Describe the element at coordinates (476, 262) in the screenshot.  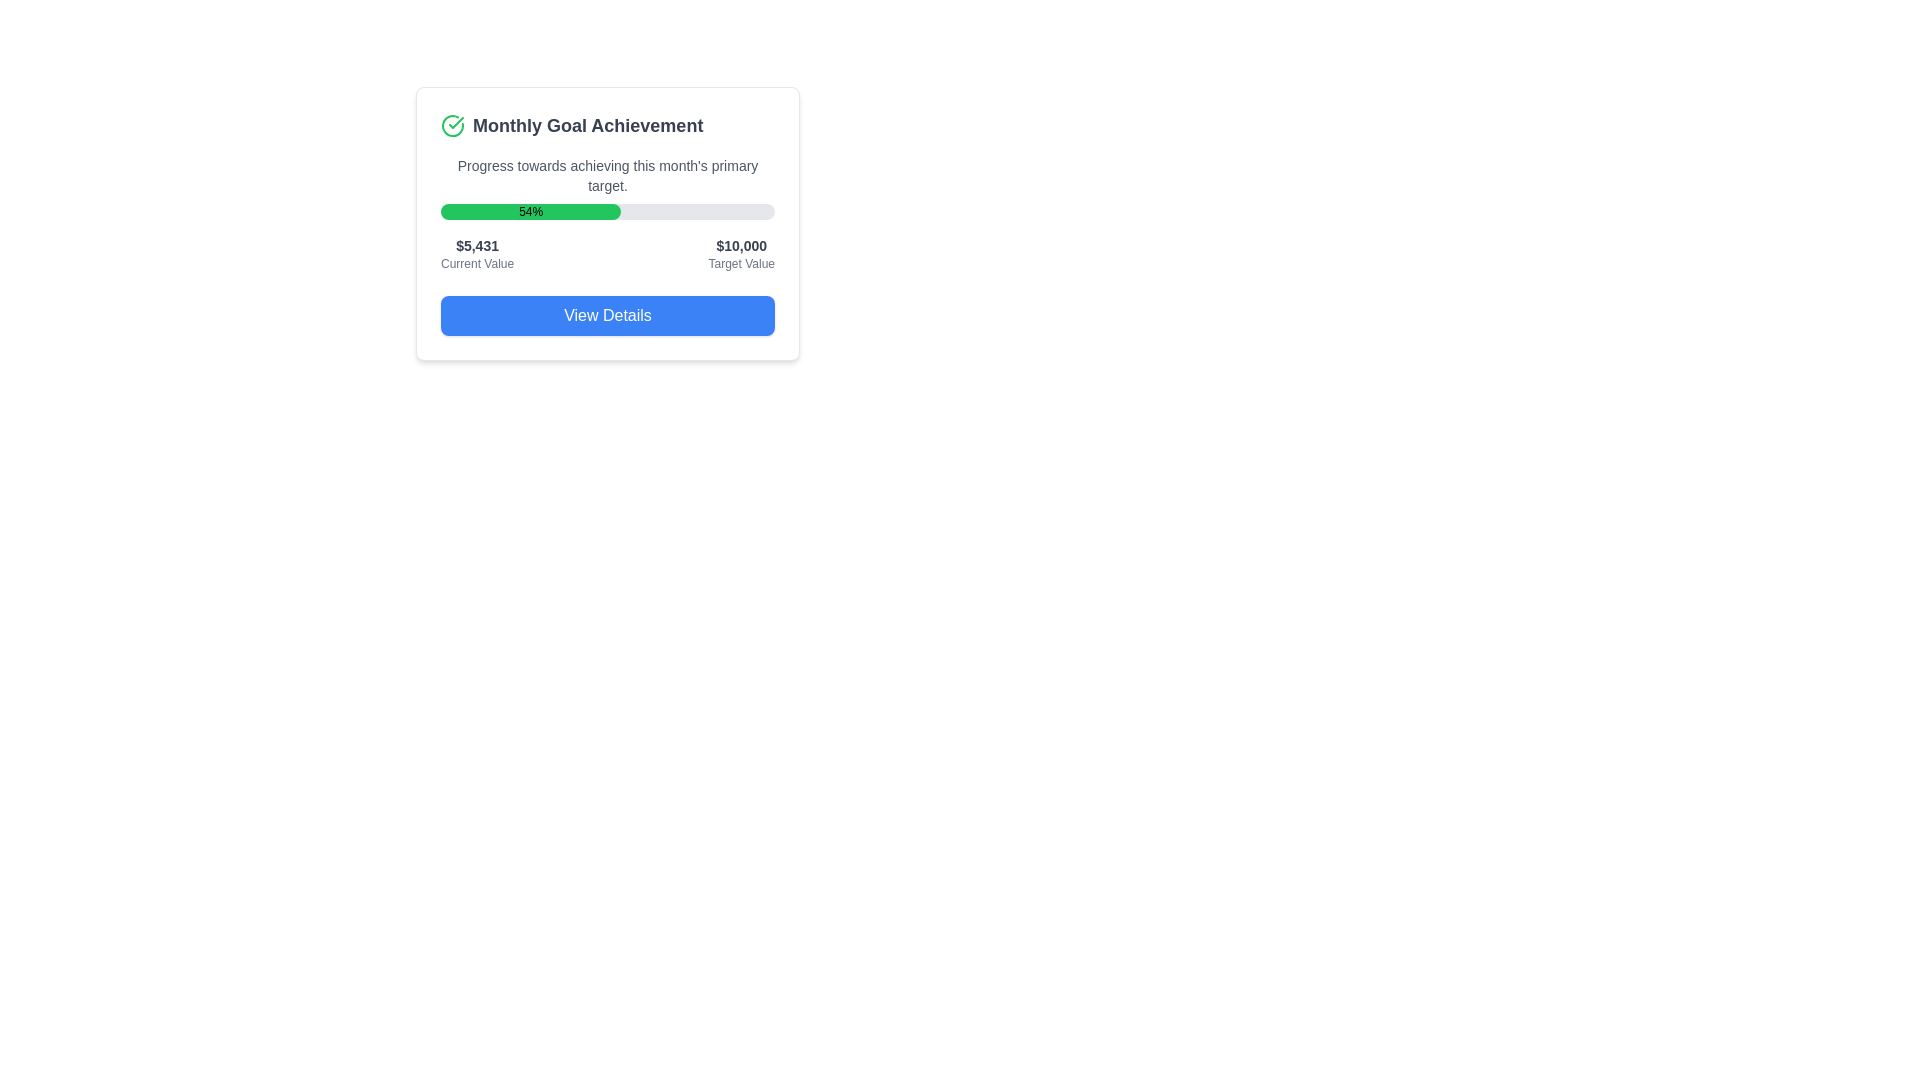
I see `the static label displaying 'Current Value' in light gray font, located below the larger text '$5,431' in the lower-left corner of the card` at that location.